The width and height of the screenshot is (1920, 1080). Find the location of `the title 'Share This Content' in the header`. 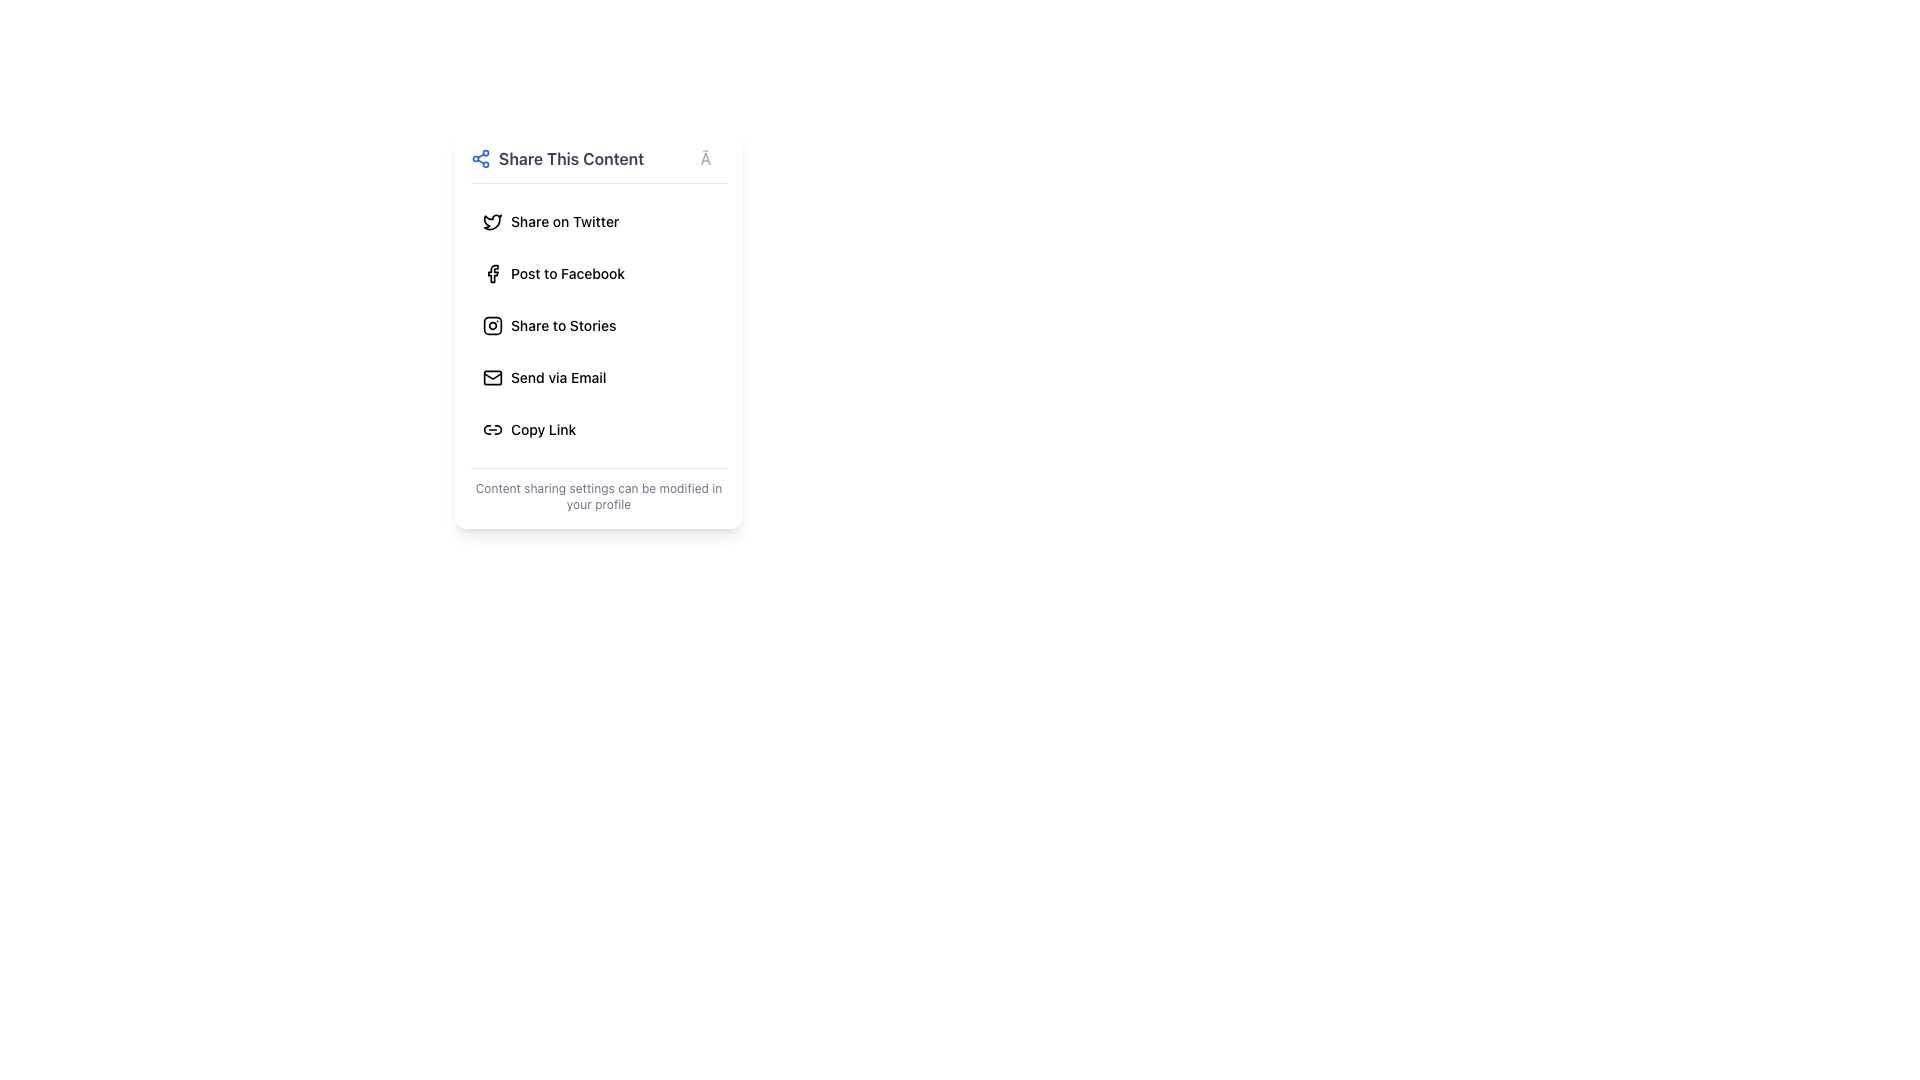

the title 'Share This Content' in the header is located at coordinates (598, 164).